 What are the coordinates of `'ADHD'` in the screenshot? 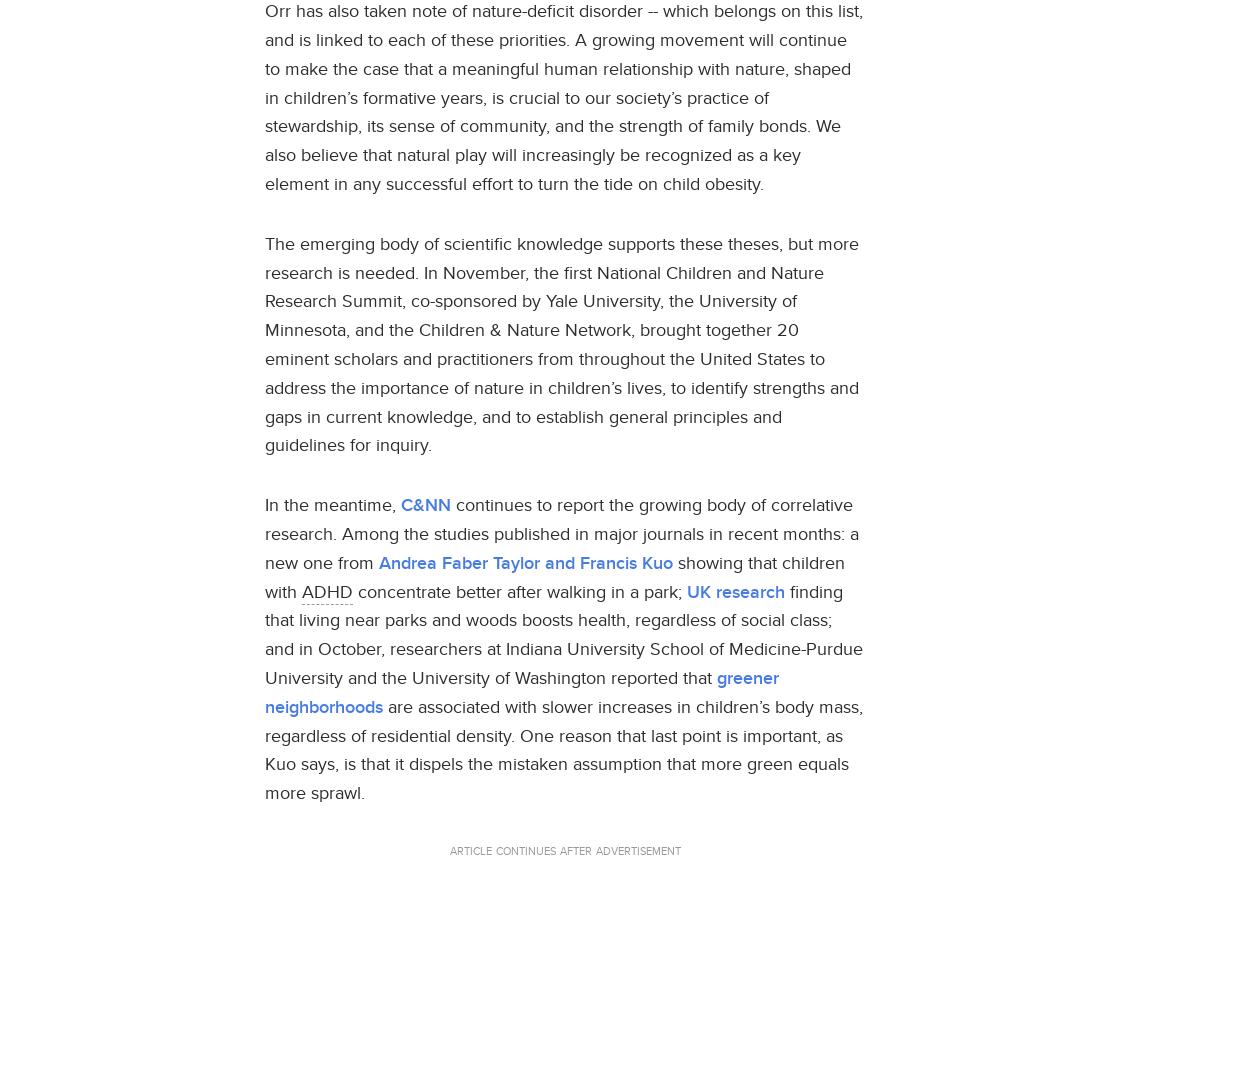 It's located at (326, 590).